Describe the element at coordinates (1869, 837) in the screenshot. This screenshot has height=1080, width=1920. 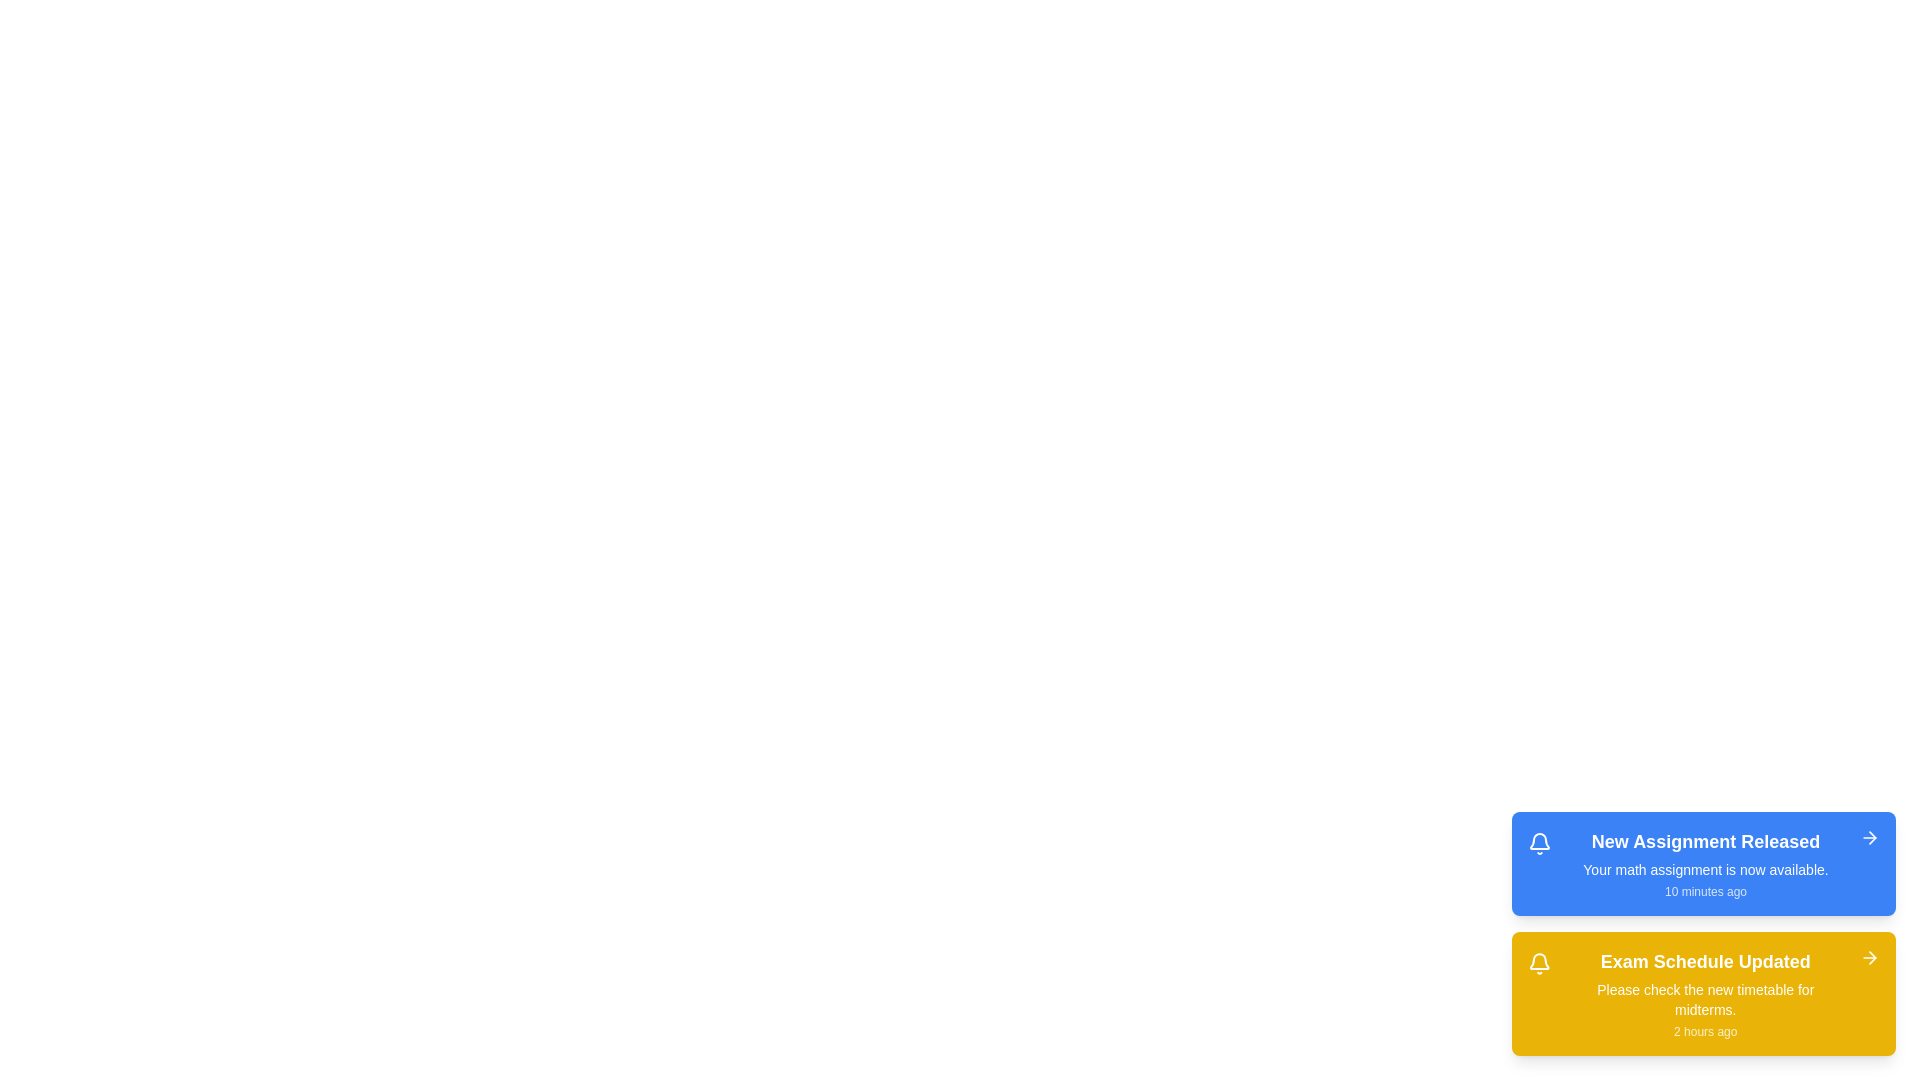
I see `the right arrow button of the alert to dismiss it` at that location.